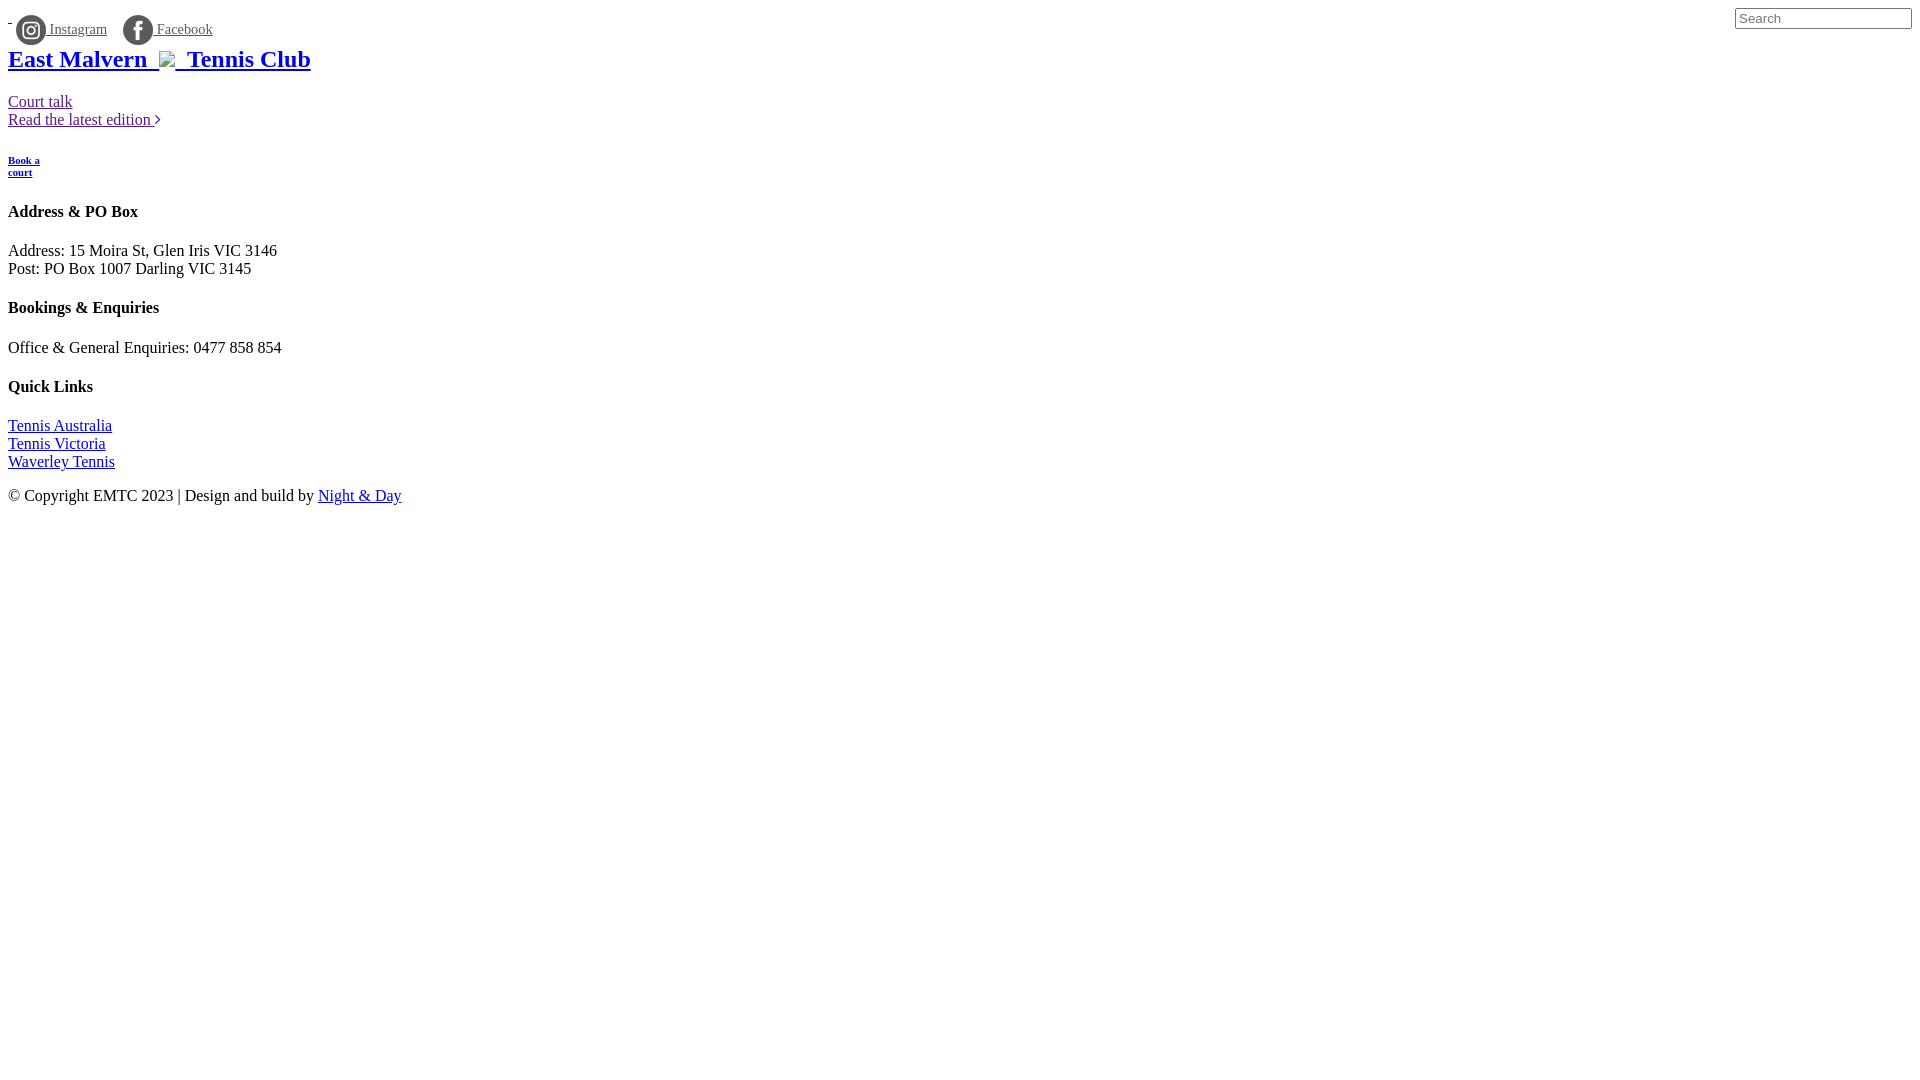 This screenshot has width=1920, height=1080. Describe the element at coordinates (158, 57) in the screenshot. I see `'East Malvern    Tennis Club'` at that location.